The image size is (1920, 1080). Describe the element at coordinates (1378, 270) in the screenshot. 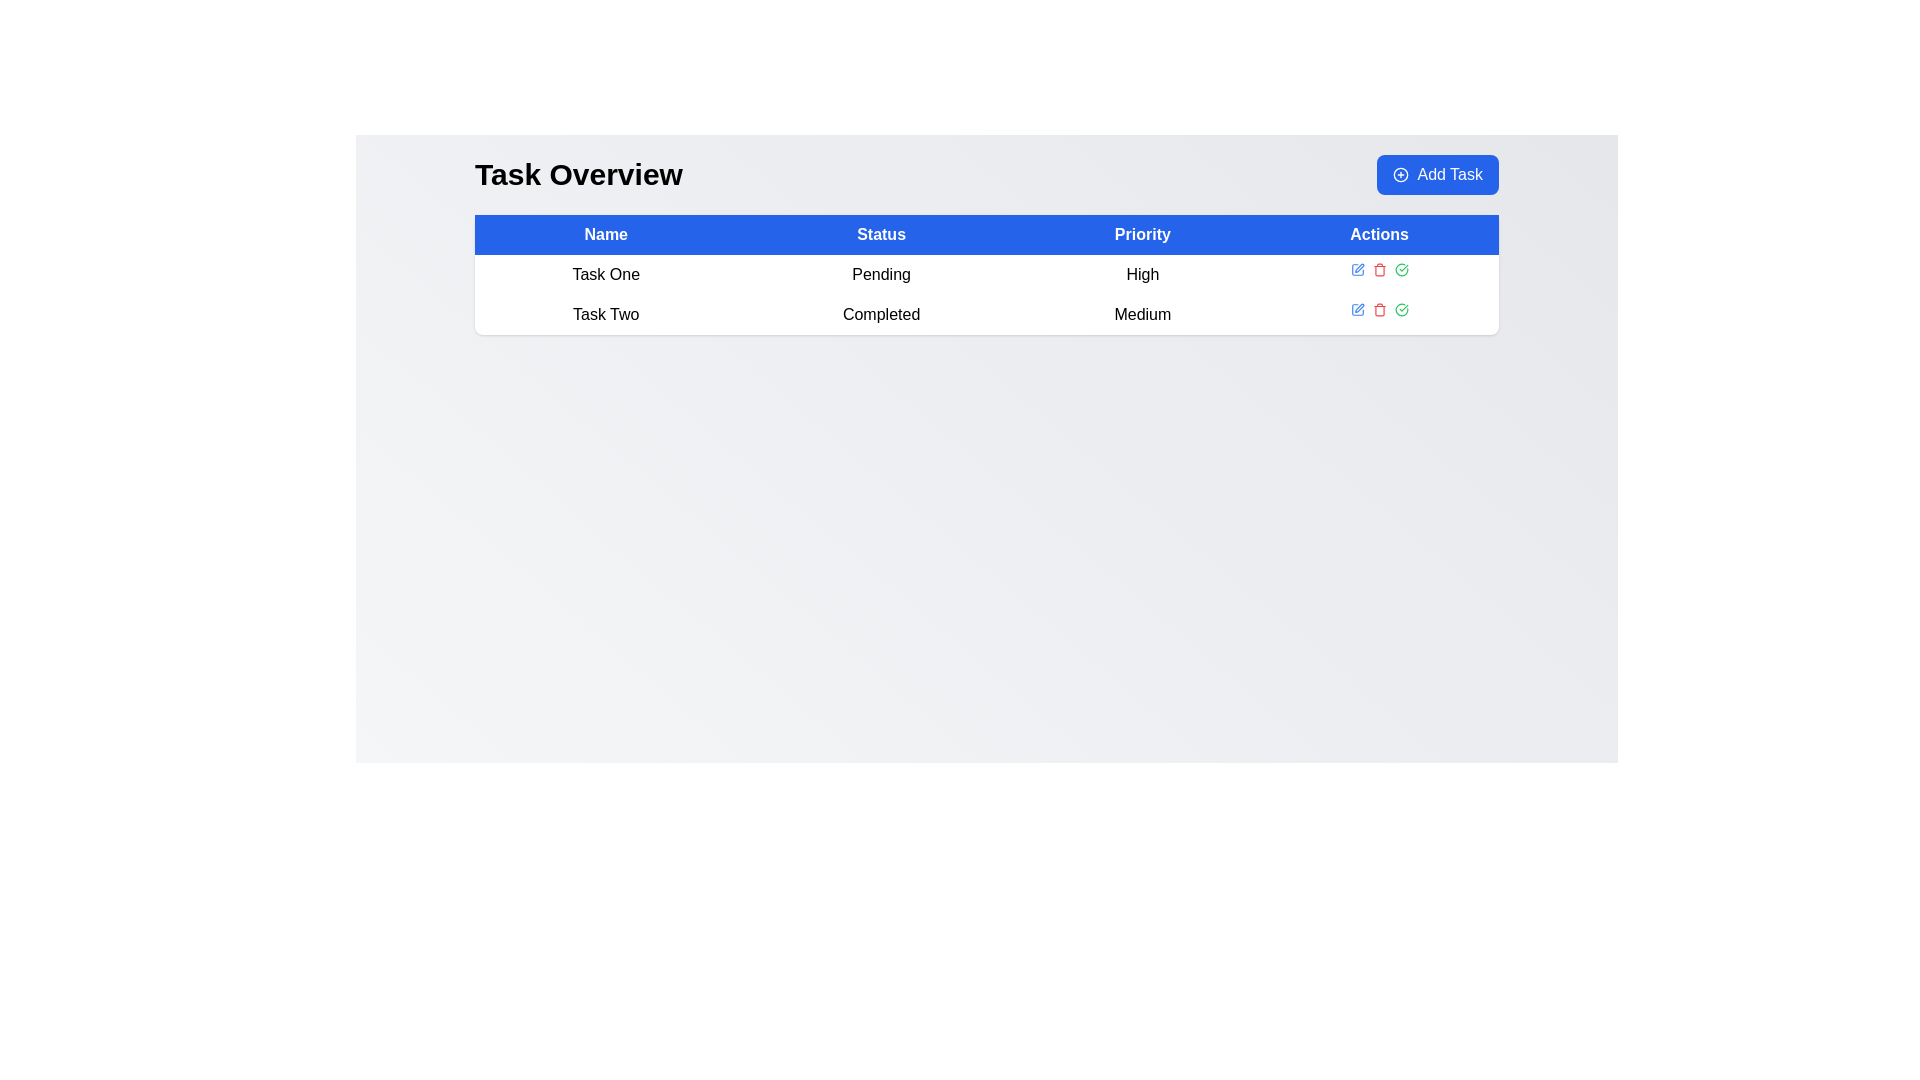

I see `the small red trash bin icon in the 'Actions' column of the first row in the task table` at that location.